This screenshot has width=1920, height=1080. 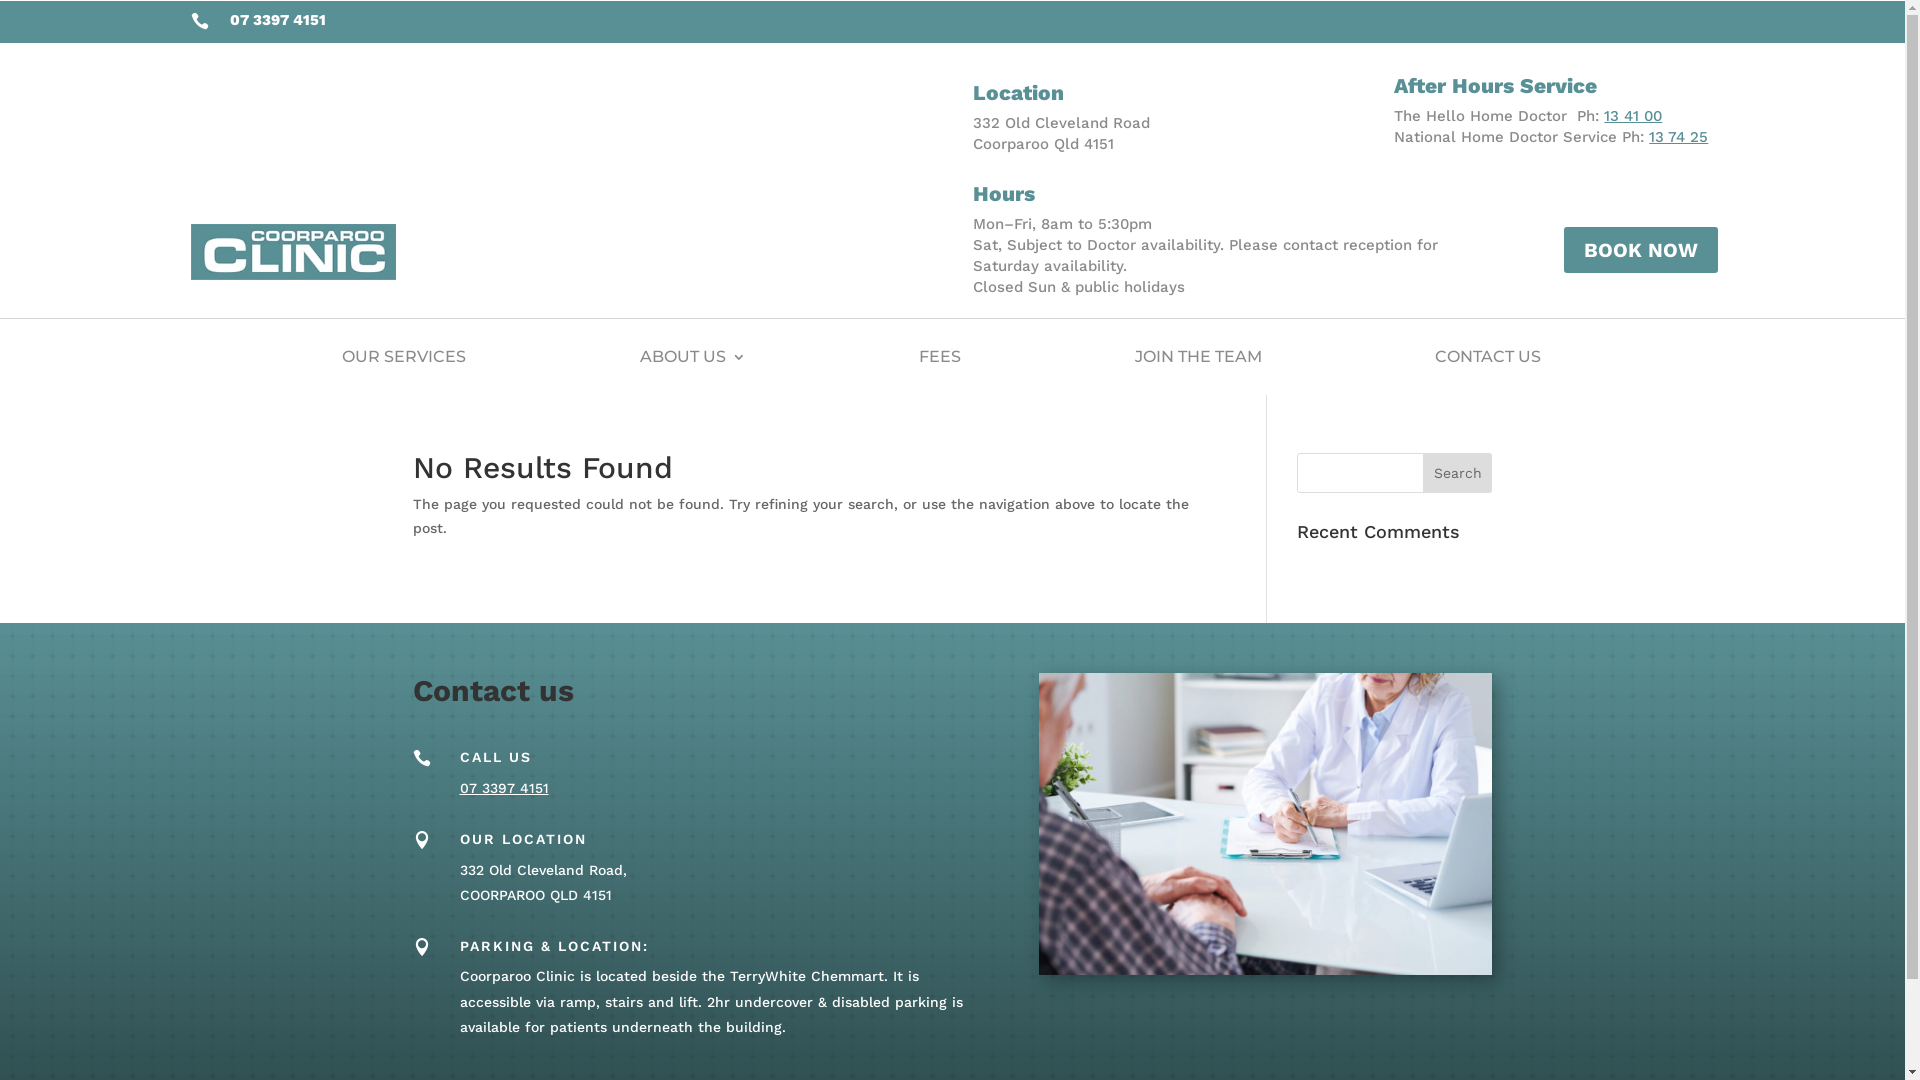 I want to click on 'OUR SERVICES', so click(x=402, y=356).